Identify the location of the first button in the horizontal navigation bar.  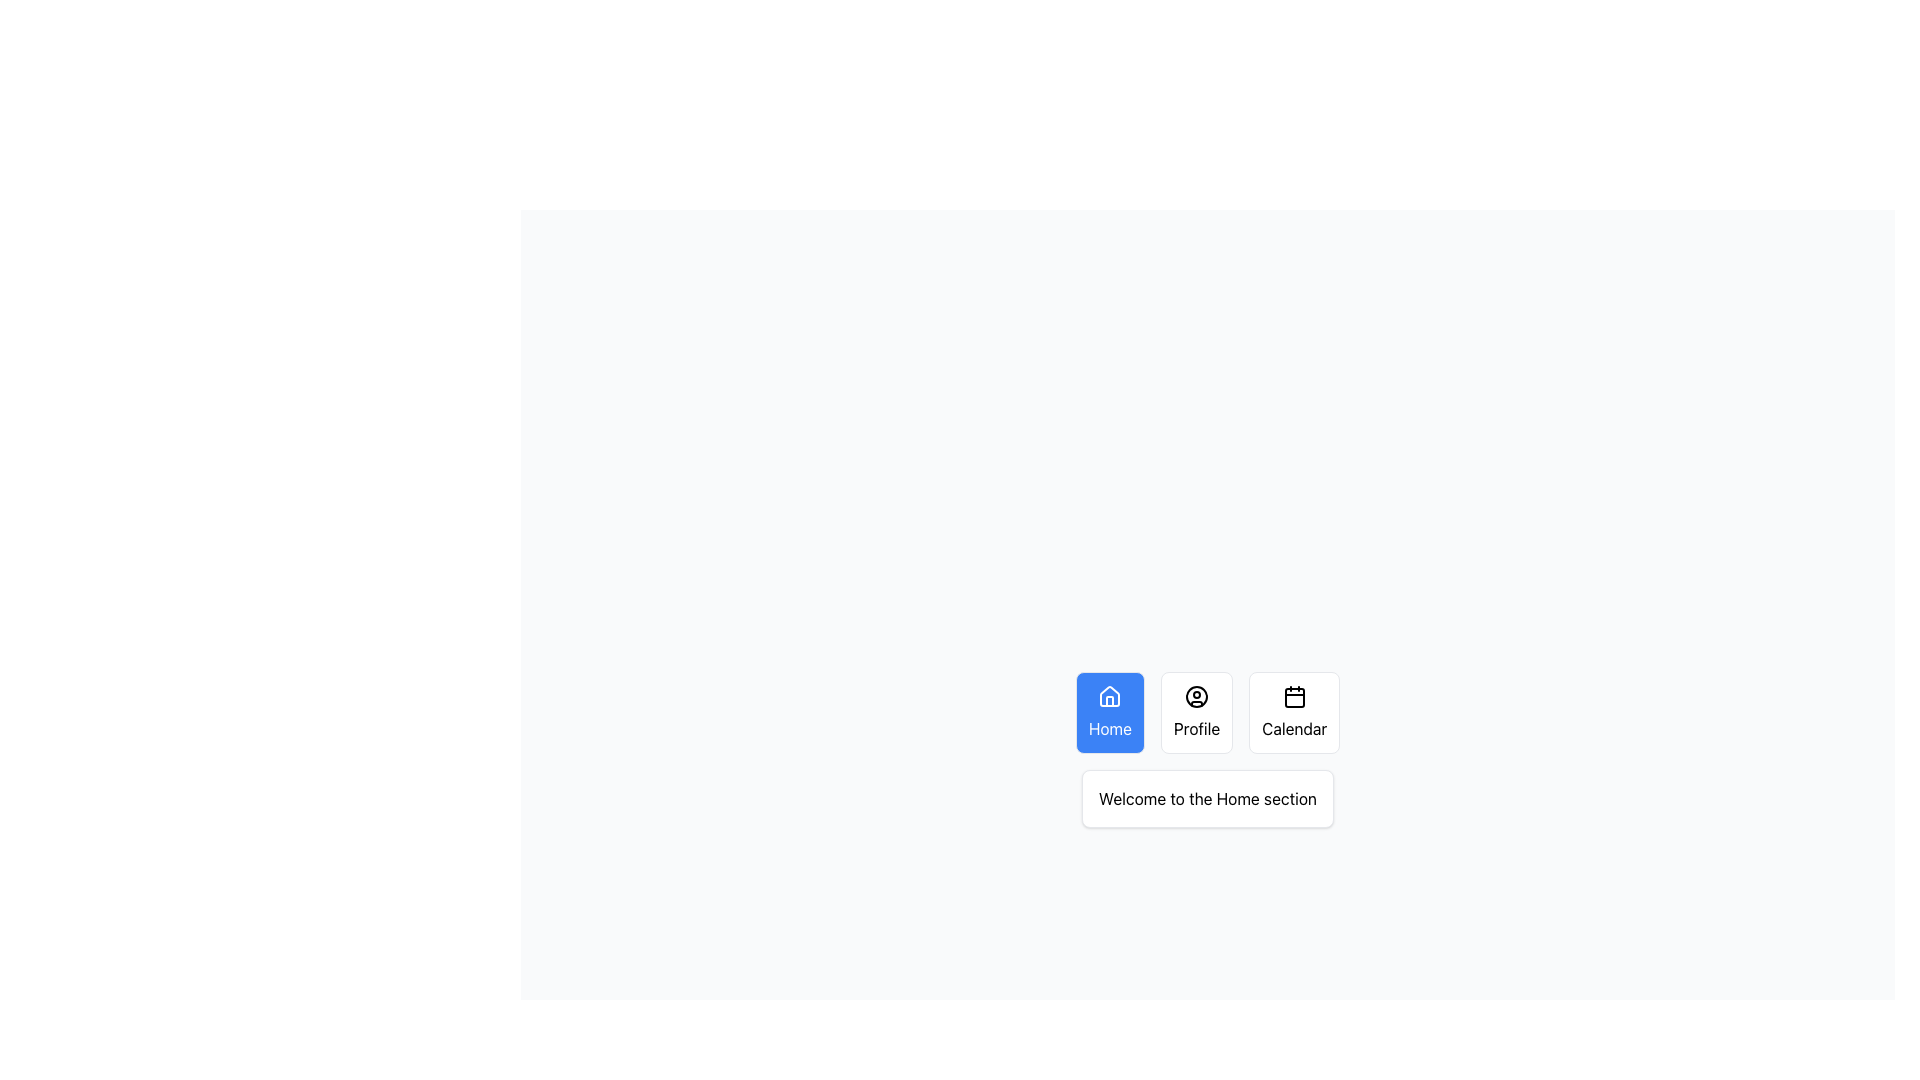
(1108, 712).